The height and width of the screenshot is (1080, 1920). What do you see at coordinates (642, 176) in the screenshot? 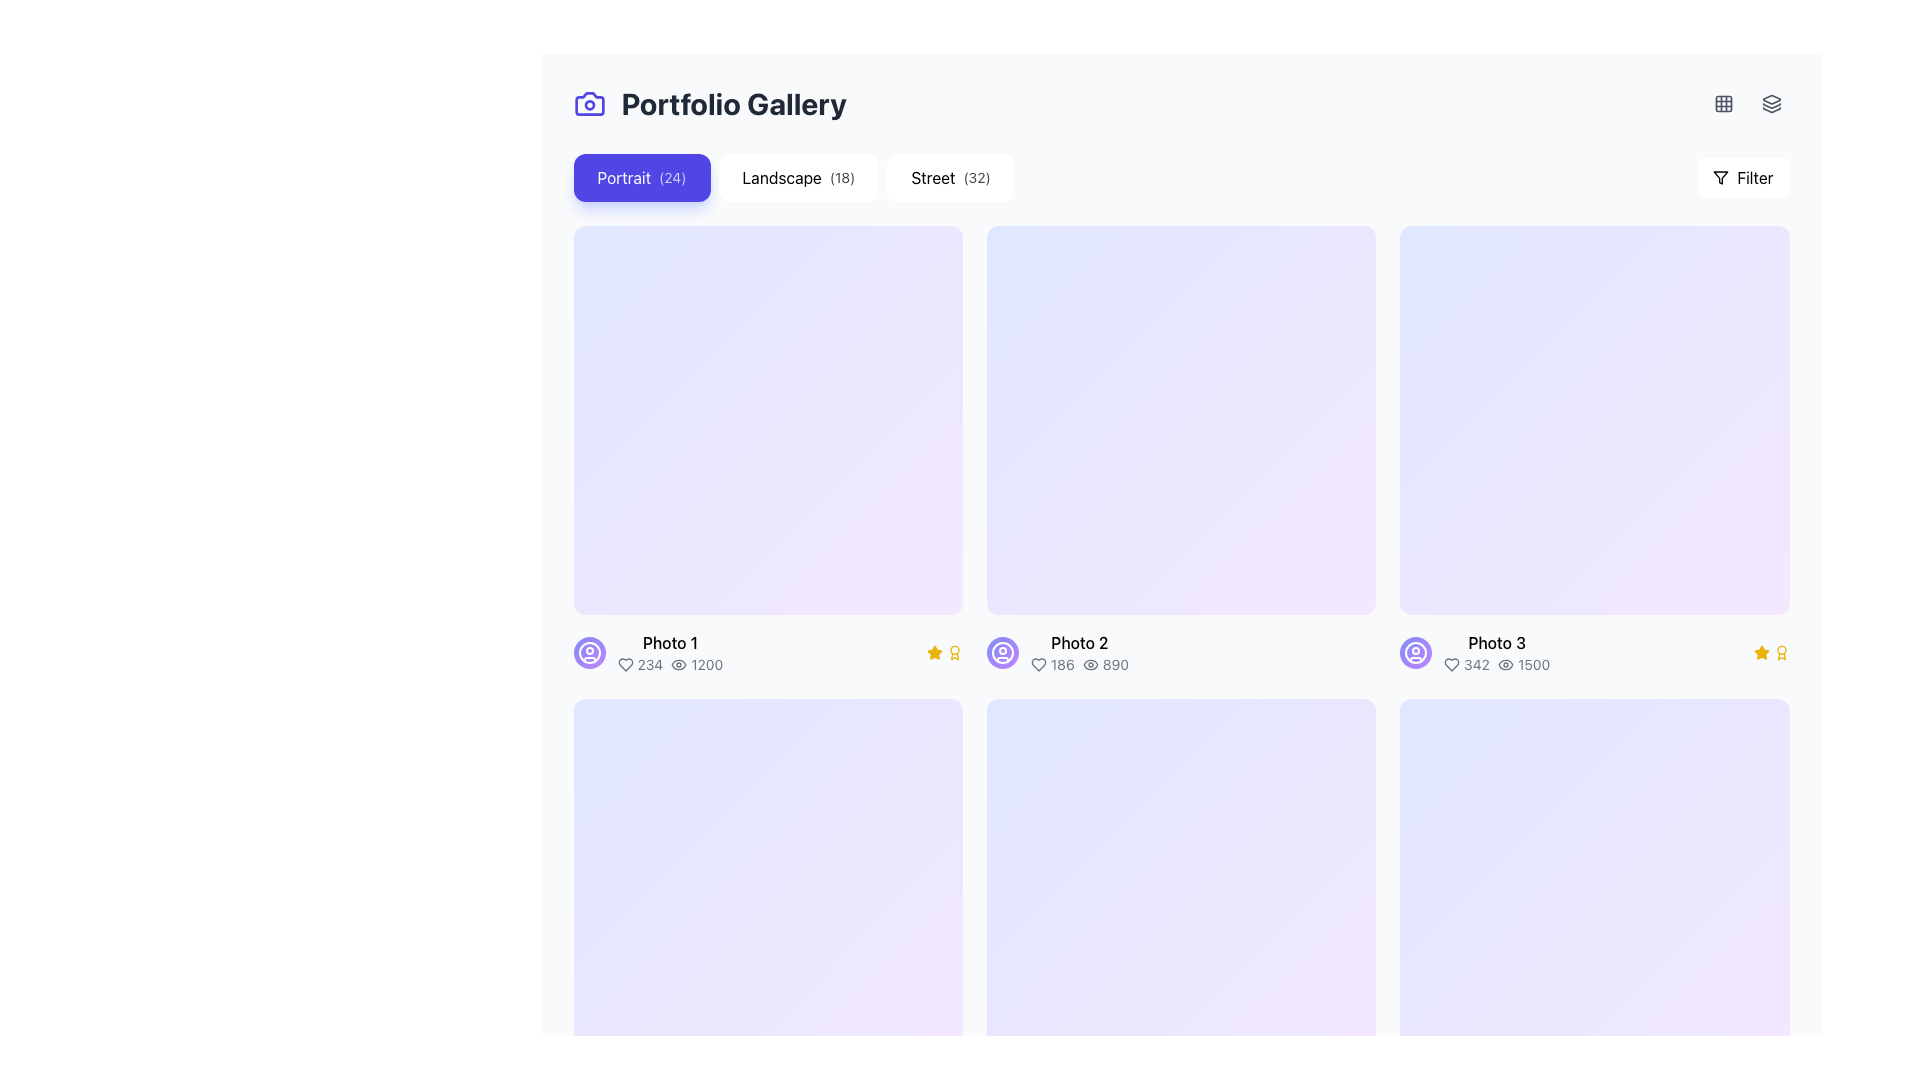
I see `the button with a rounded blue background and white text displaying 'Portrait (24)'` at bounding box center [642, 176].